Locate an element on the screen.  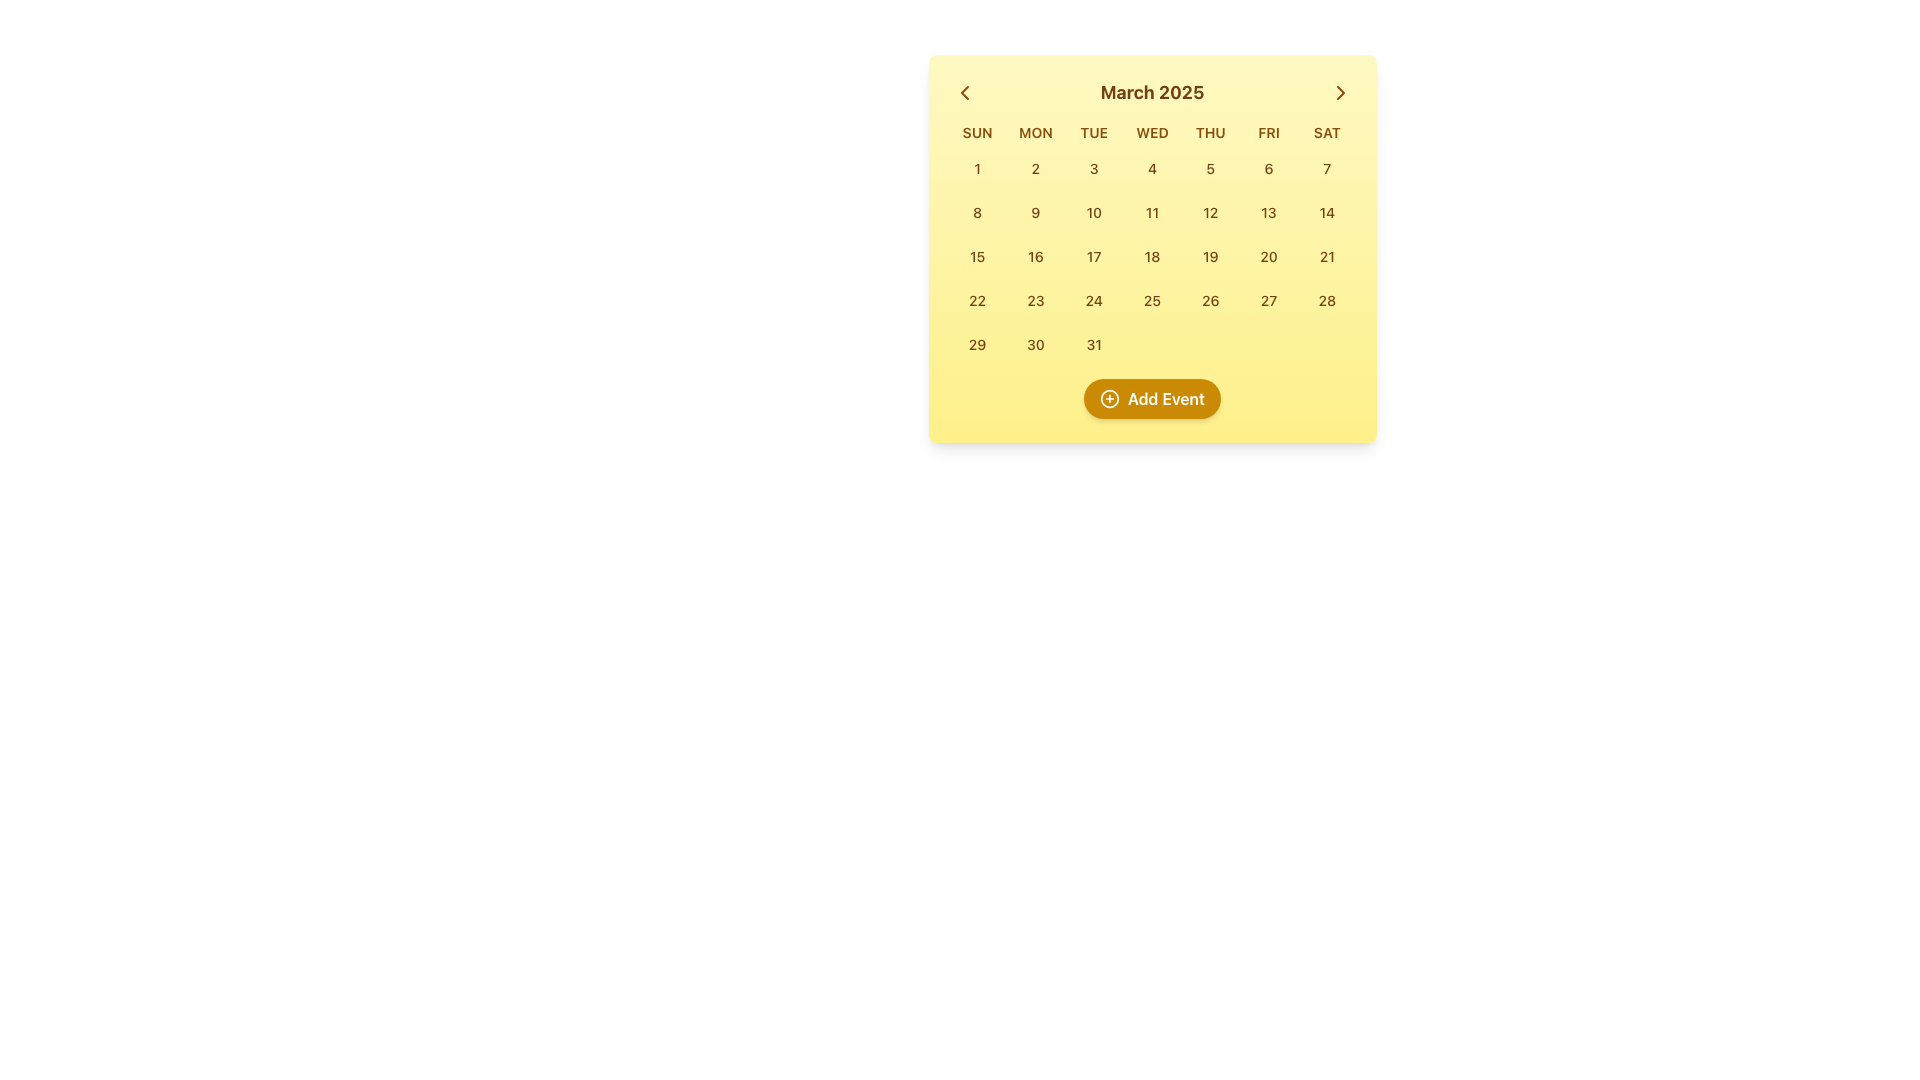
the text label representing the 23rd day of the month is located at coordinates (1035, 300).